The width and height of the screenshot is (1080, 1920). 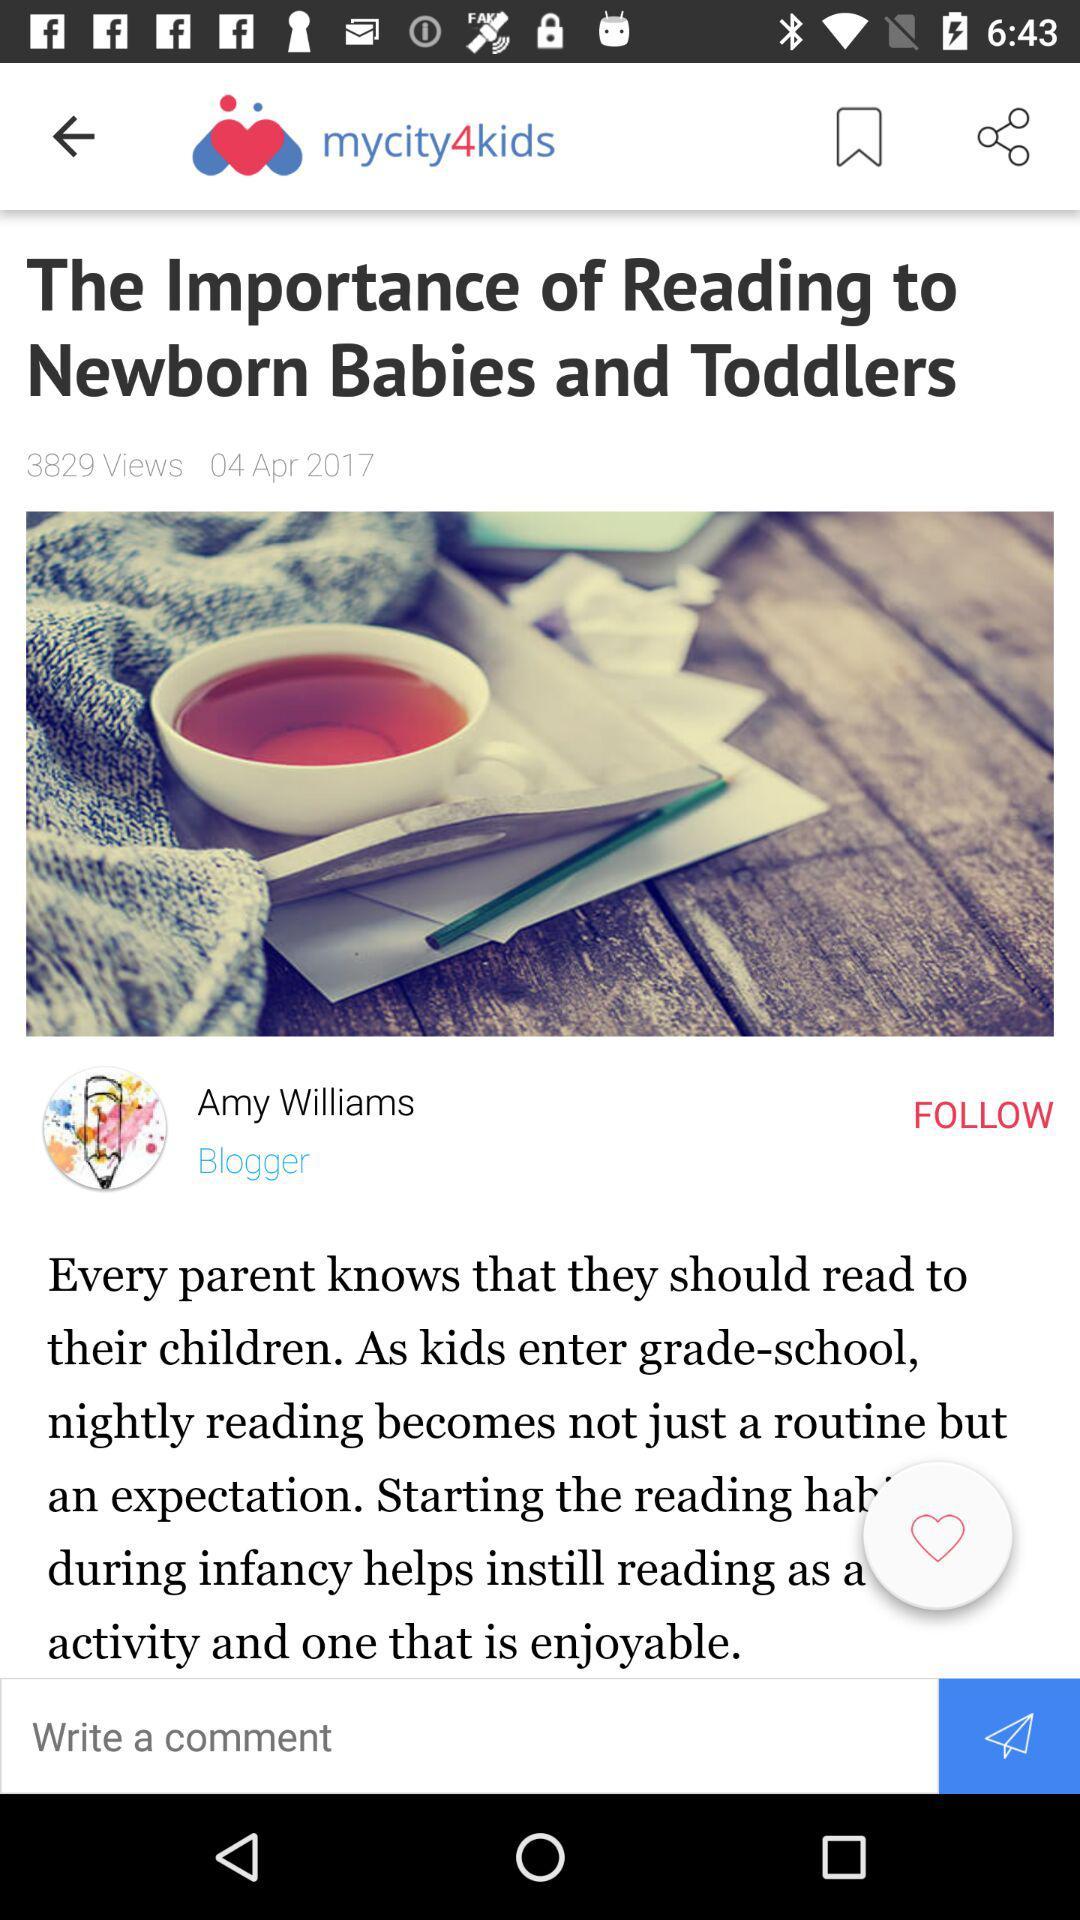 I want to click on the amy williams item, so click(x=293, y=1095).